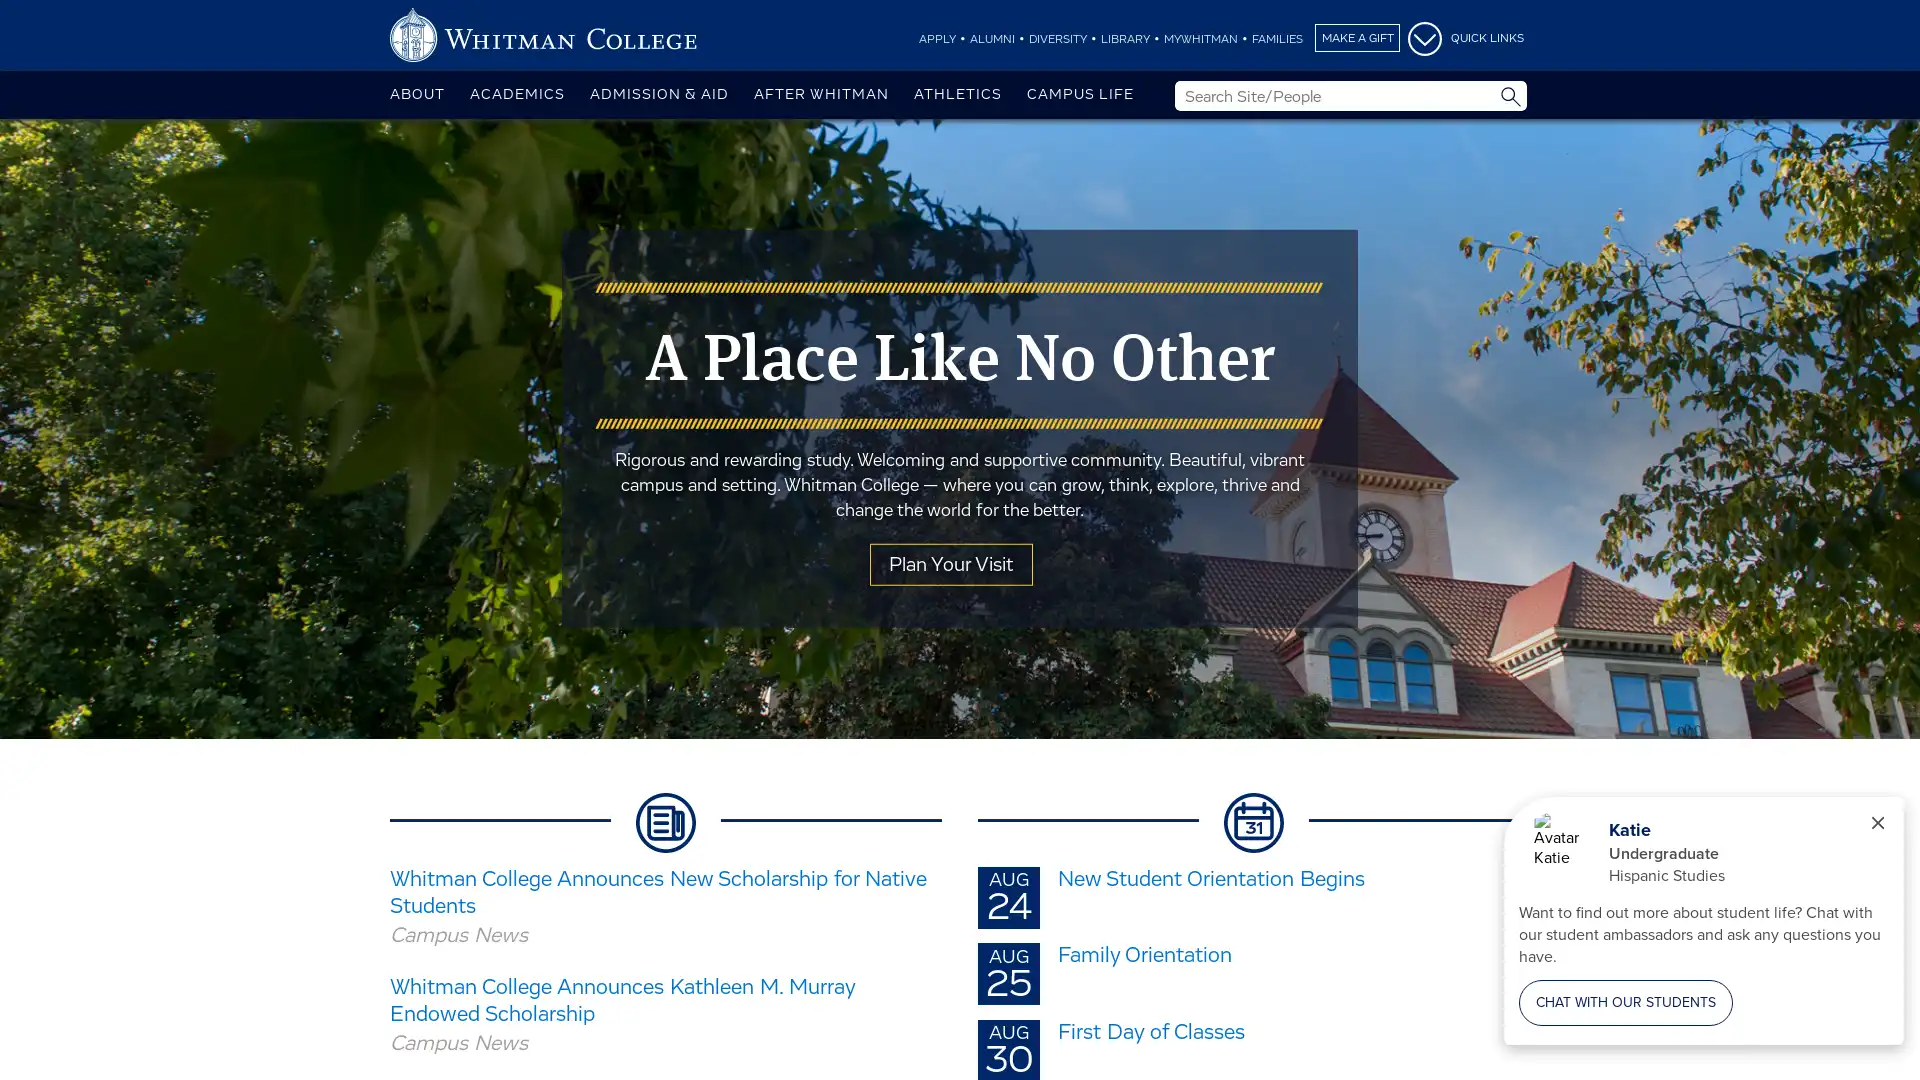 Image resolution: width=1920 pixels, height=1080 pixels. What do you see at coordinates (1521, 95) in the screenshot?
I see `Site` at bounding box center [1521, 95].